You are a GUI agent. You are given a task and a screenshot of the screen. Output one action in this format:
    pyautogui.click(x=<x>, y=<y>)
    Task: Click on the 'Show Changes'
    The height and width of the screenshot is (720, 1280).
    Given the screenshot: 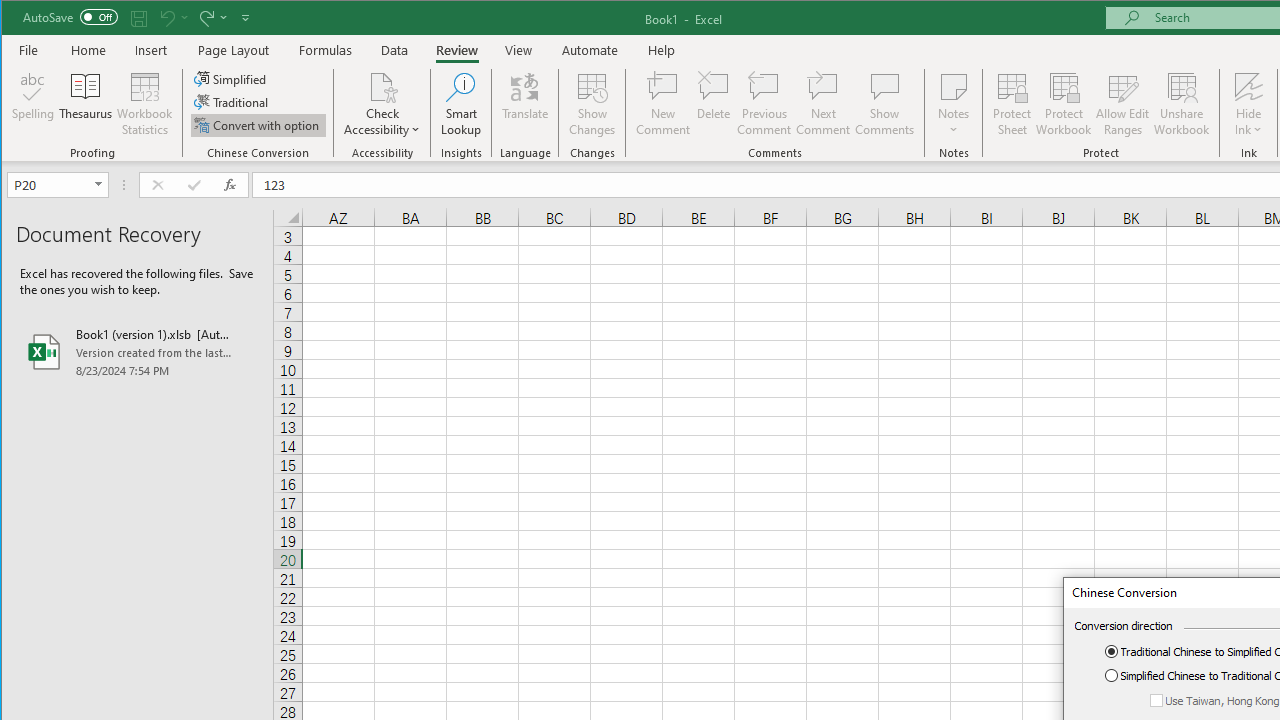 What is the action you would take?
    pyautogui.click(x=591, y=104)
    